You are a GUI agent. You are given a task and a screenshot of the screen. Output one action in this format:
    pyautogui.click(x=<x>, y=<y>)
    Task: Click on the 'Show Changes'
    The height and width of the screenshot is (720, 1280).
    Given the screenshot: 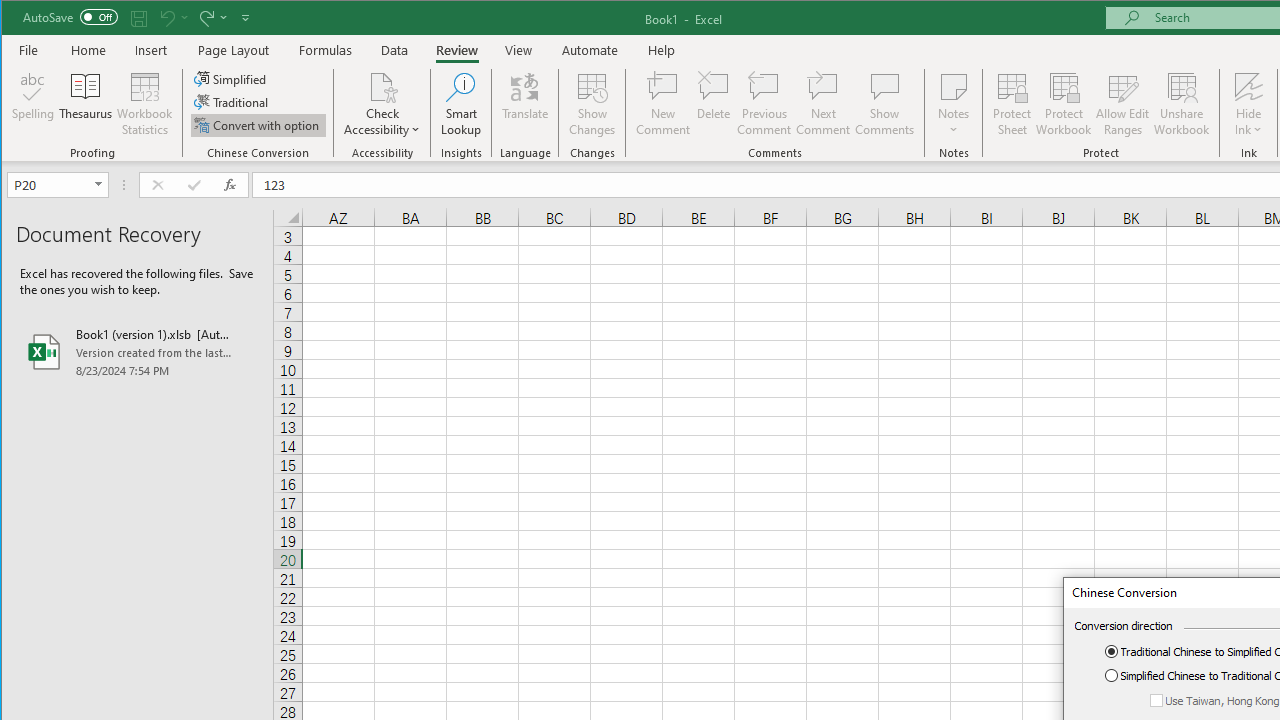 What is the action you would take?
    pyautogui.click(x=591, y=104)
    